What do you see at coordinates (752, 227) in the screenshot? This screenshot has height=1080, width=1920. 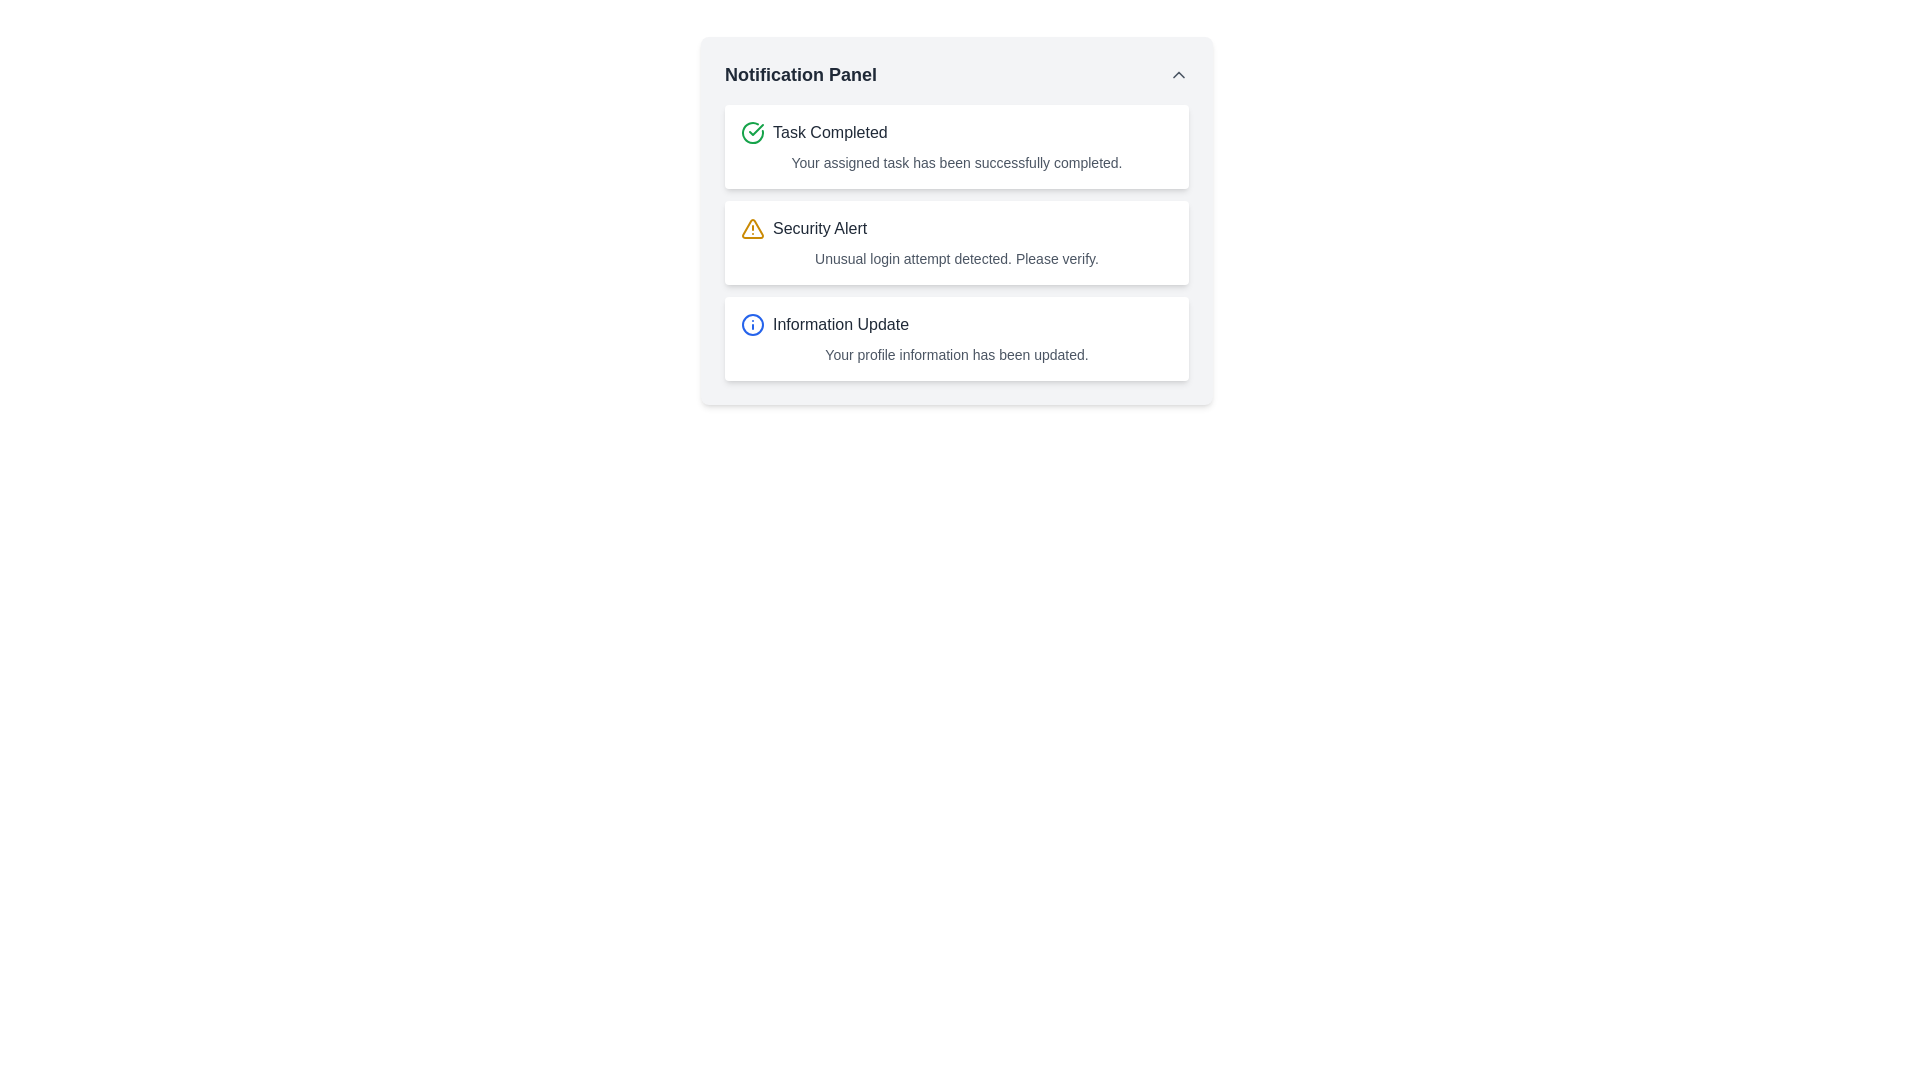 I see `the warning icon located on the left side of the 'Security Alert' text in the second notification card under the 'Notification Panel.'` at bounding box center [752, 227].